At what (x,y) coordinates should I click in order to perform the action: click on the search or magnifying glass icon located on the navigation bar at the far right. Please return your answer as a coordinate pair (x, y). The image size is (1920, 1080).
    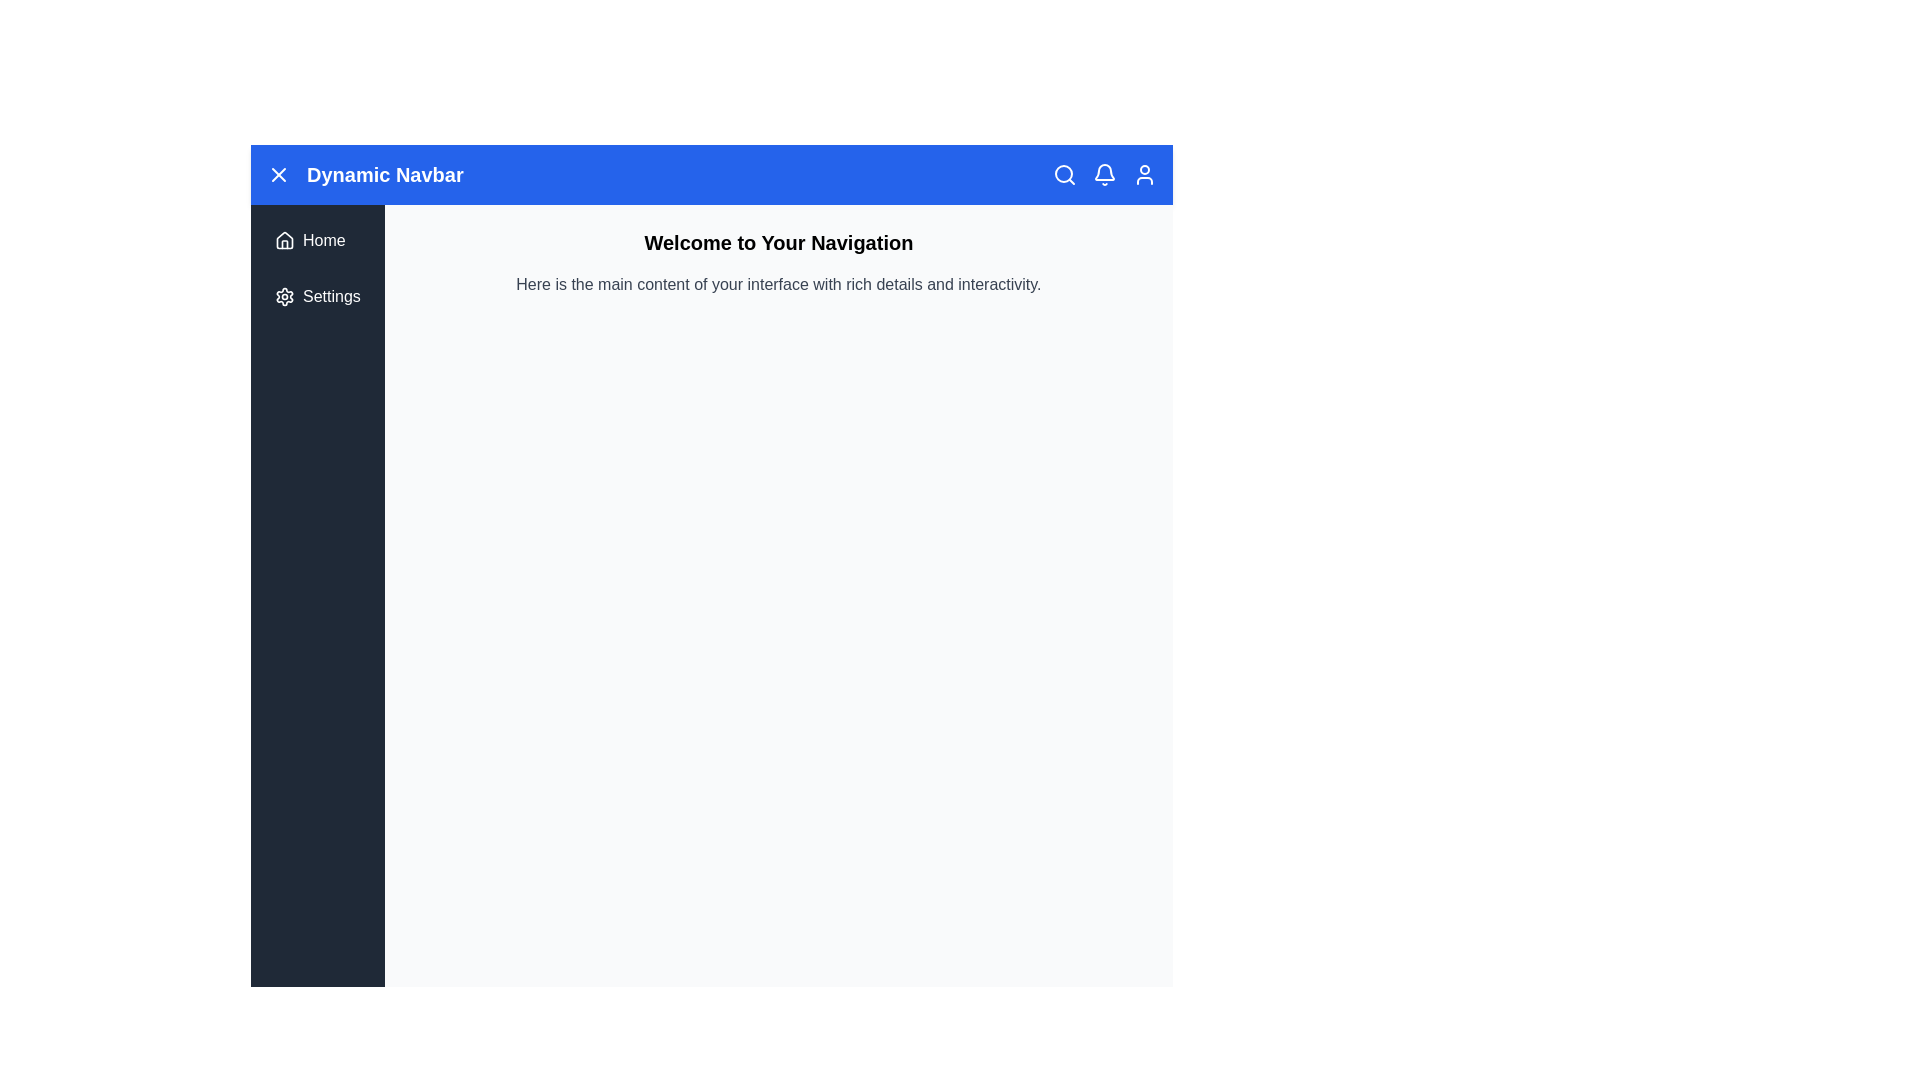
    Looking at the image, I should click on (1063, 172).